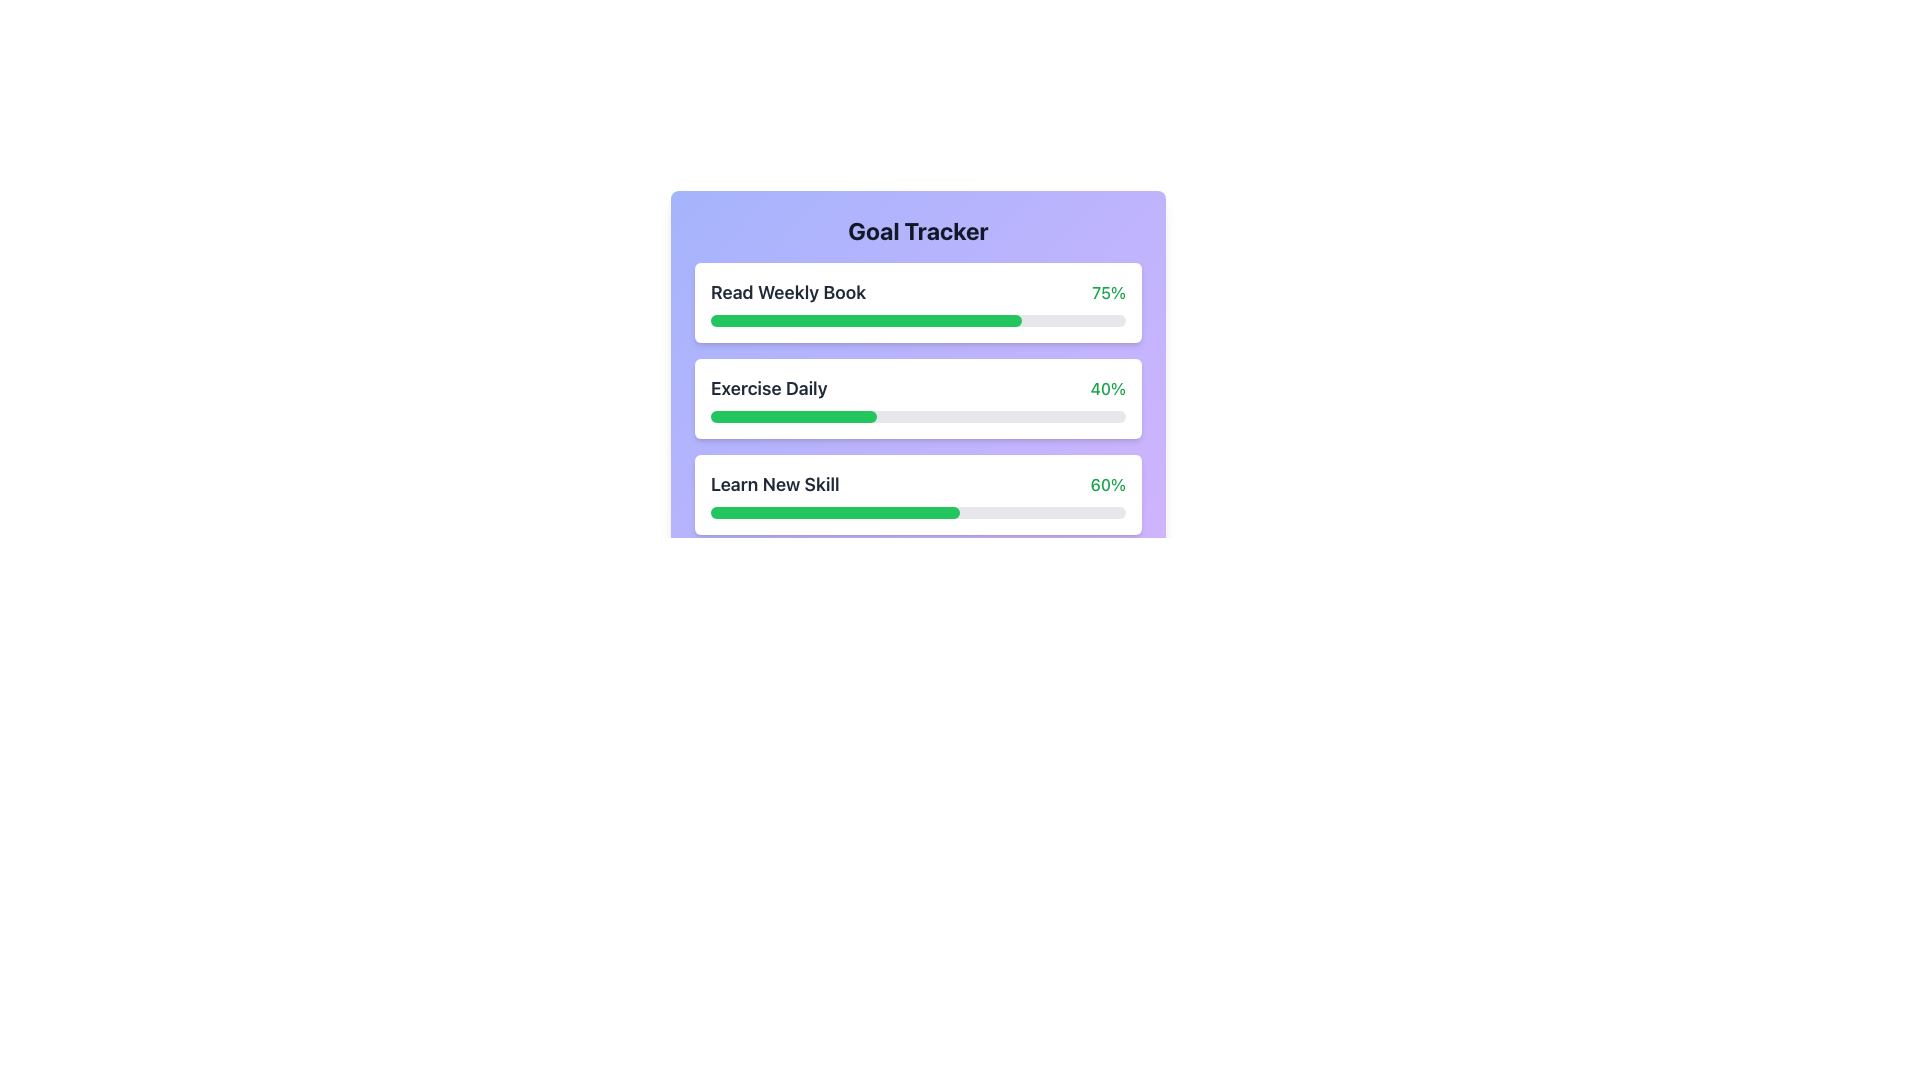 This screenshot has width=1920, height=1080. What do you see at coordinates (835, 512) in the screenshot?
I see `the progress completion visually for the 'Learn New Skill' goal, indicated by the progress bar showing 60% completion` at bounding box center [835, 512].